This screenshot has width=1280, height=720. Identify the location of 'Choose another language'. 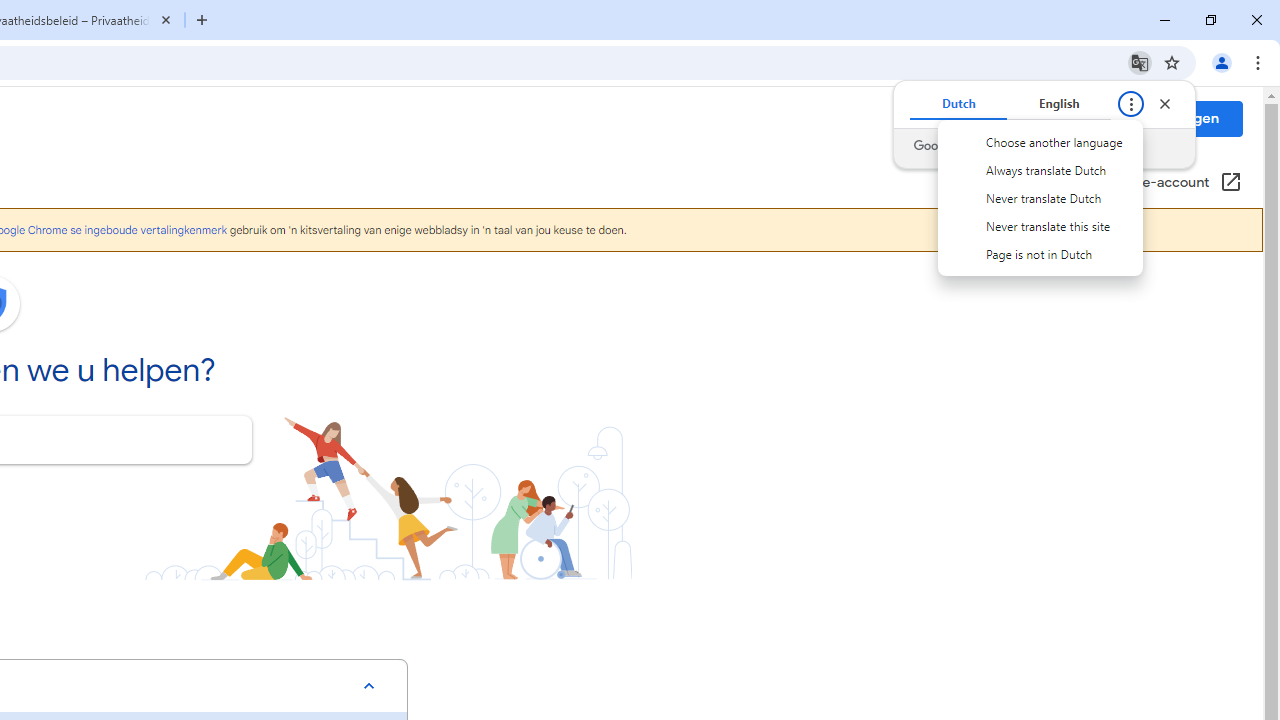
(1040, 141).